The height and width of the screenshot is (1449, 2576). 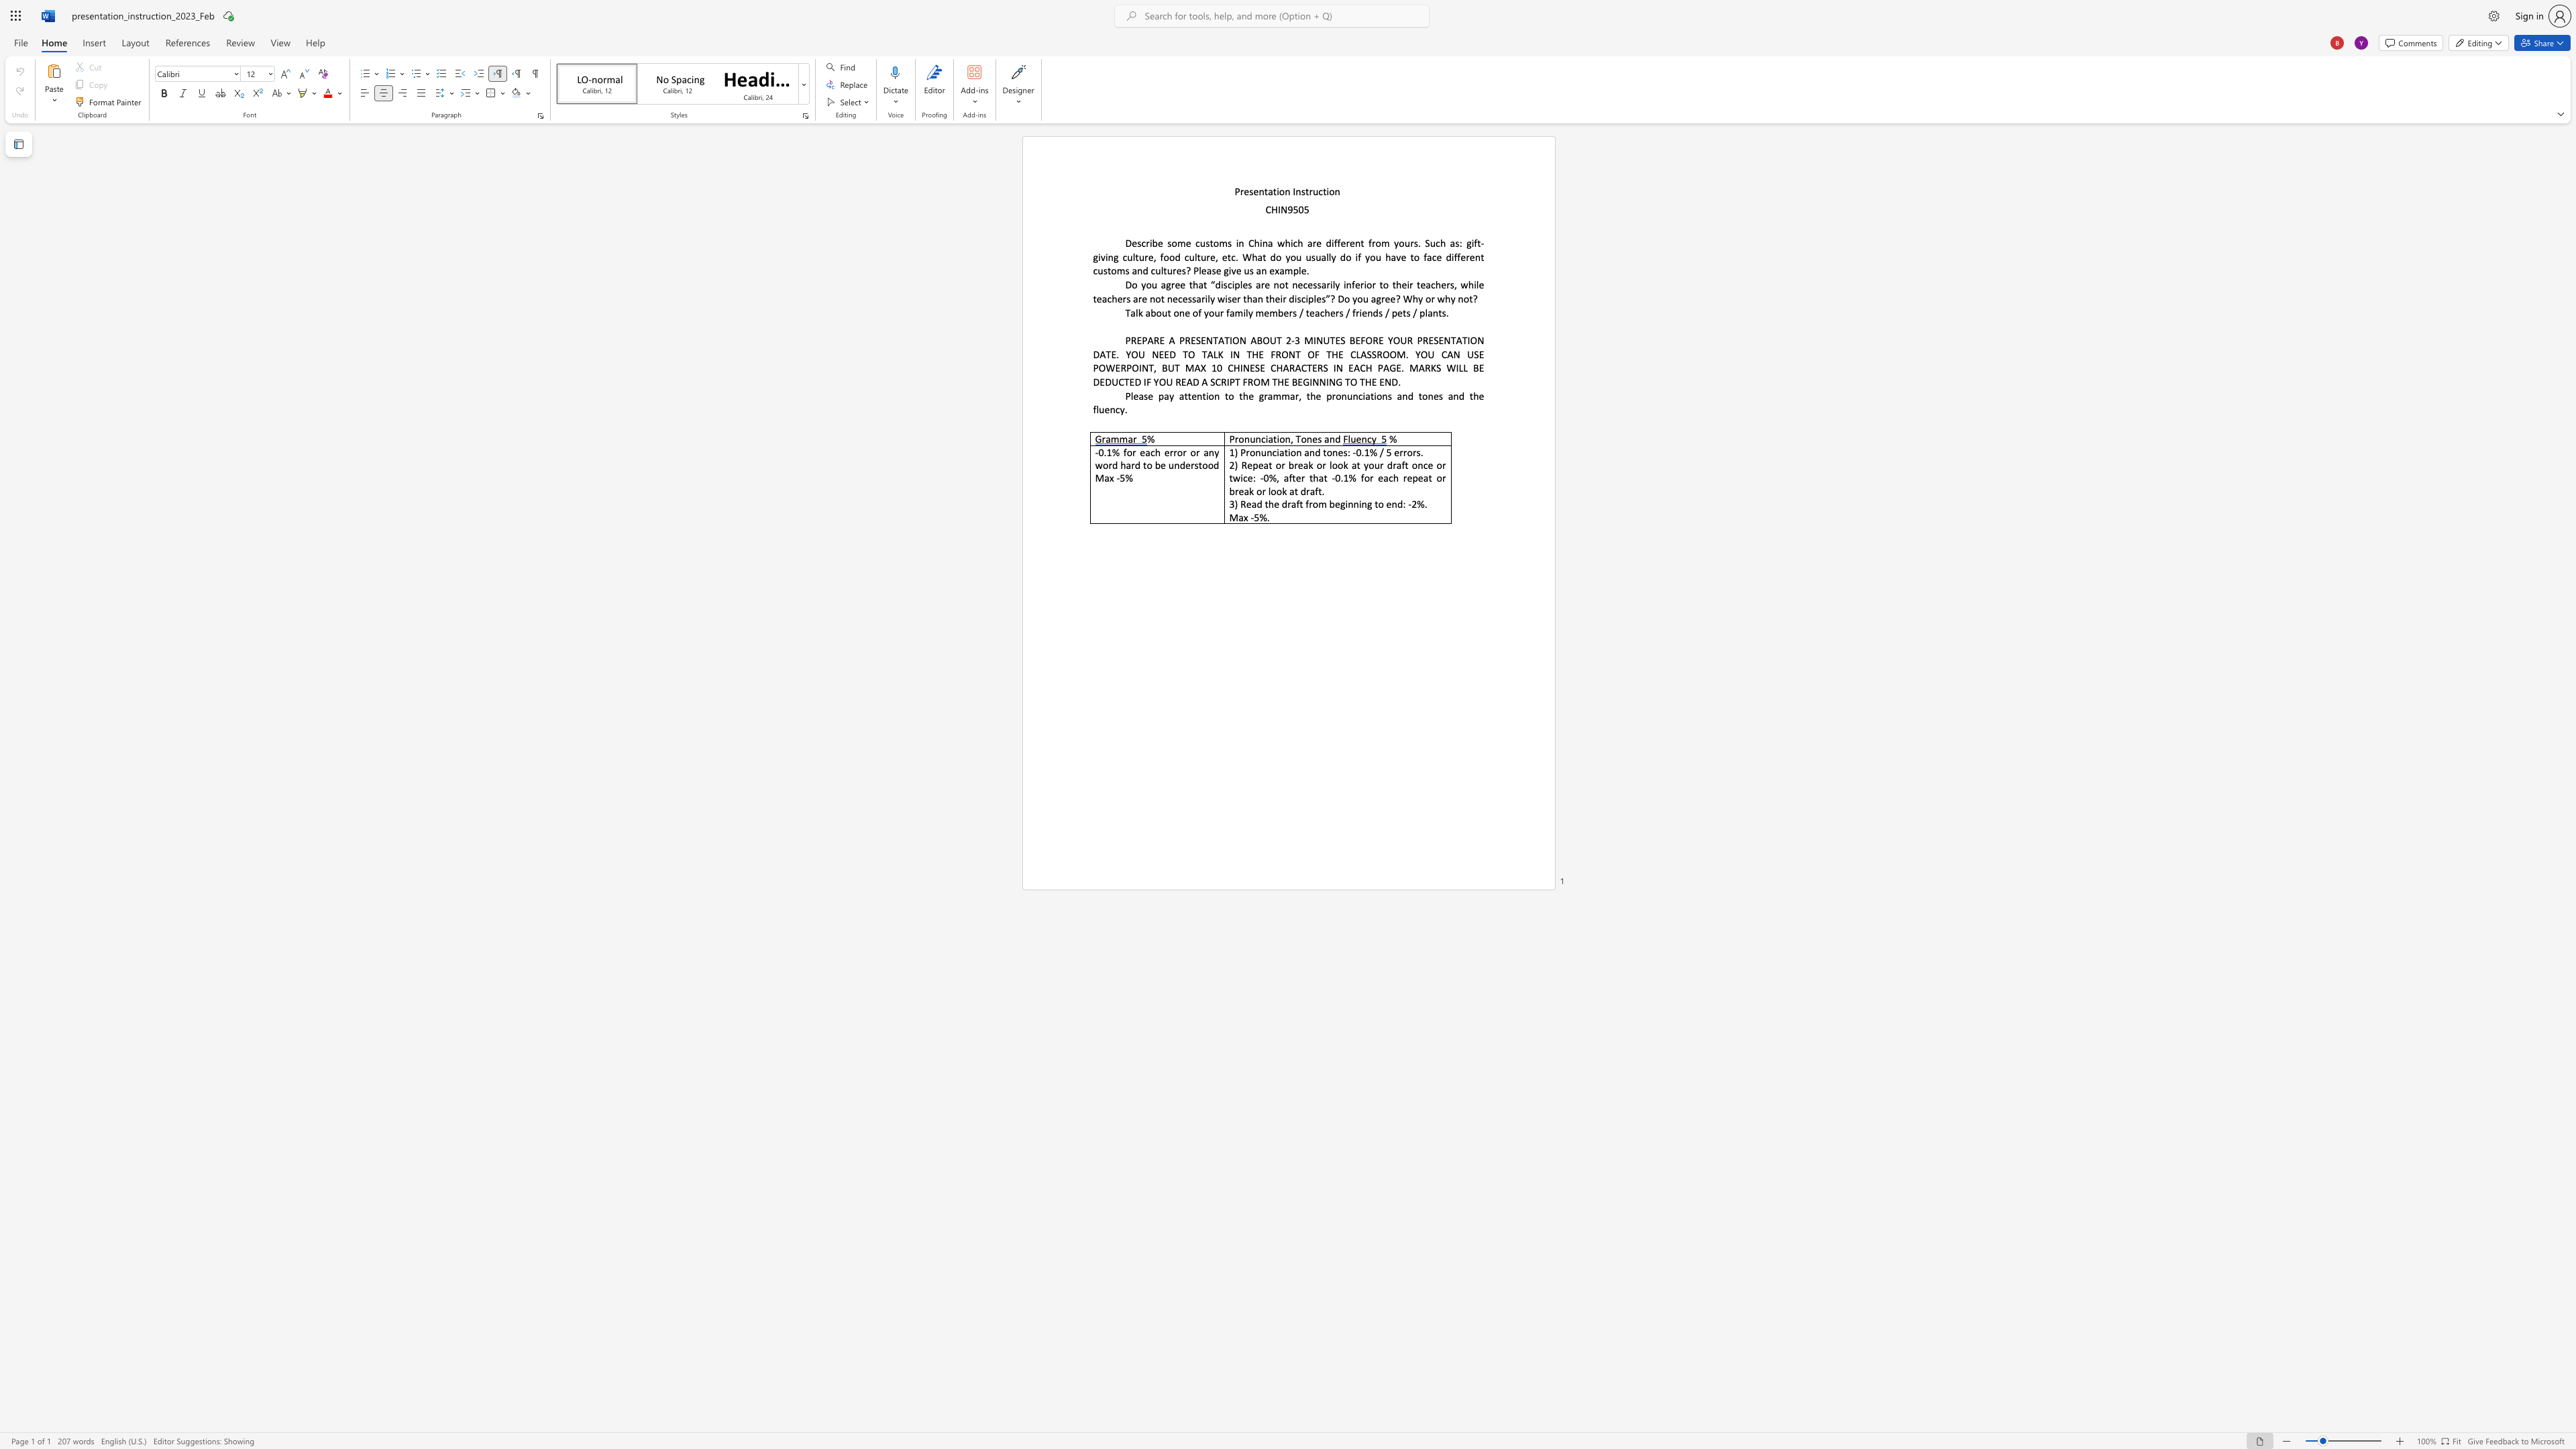 What do you see at coordinates (1160, 312) in the screenshot?
I see `the subset text "ut on" within the text "Talk about one of your family members / teachers / friends / pets / plants."` at bounding box center [1160, 312].